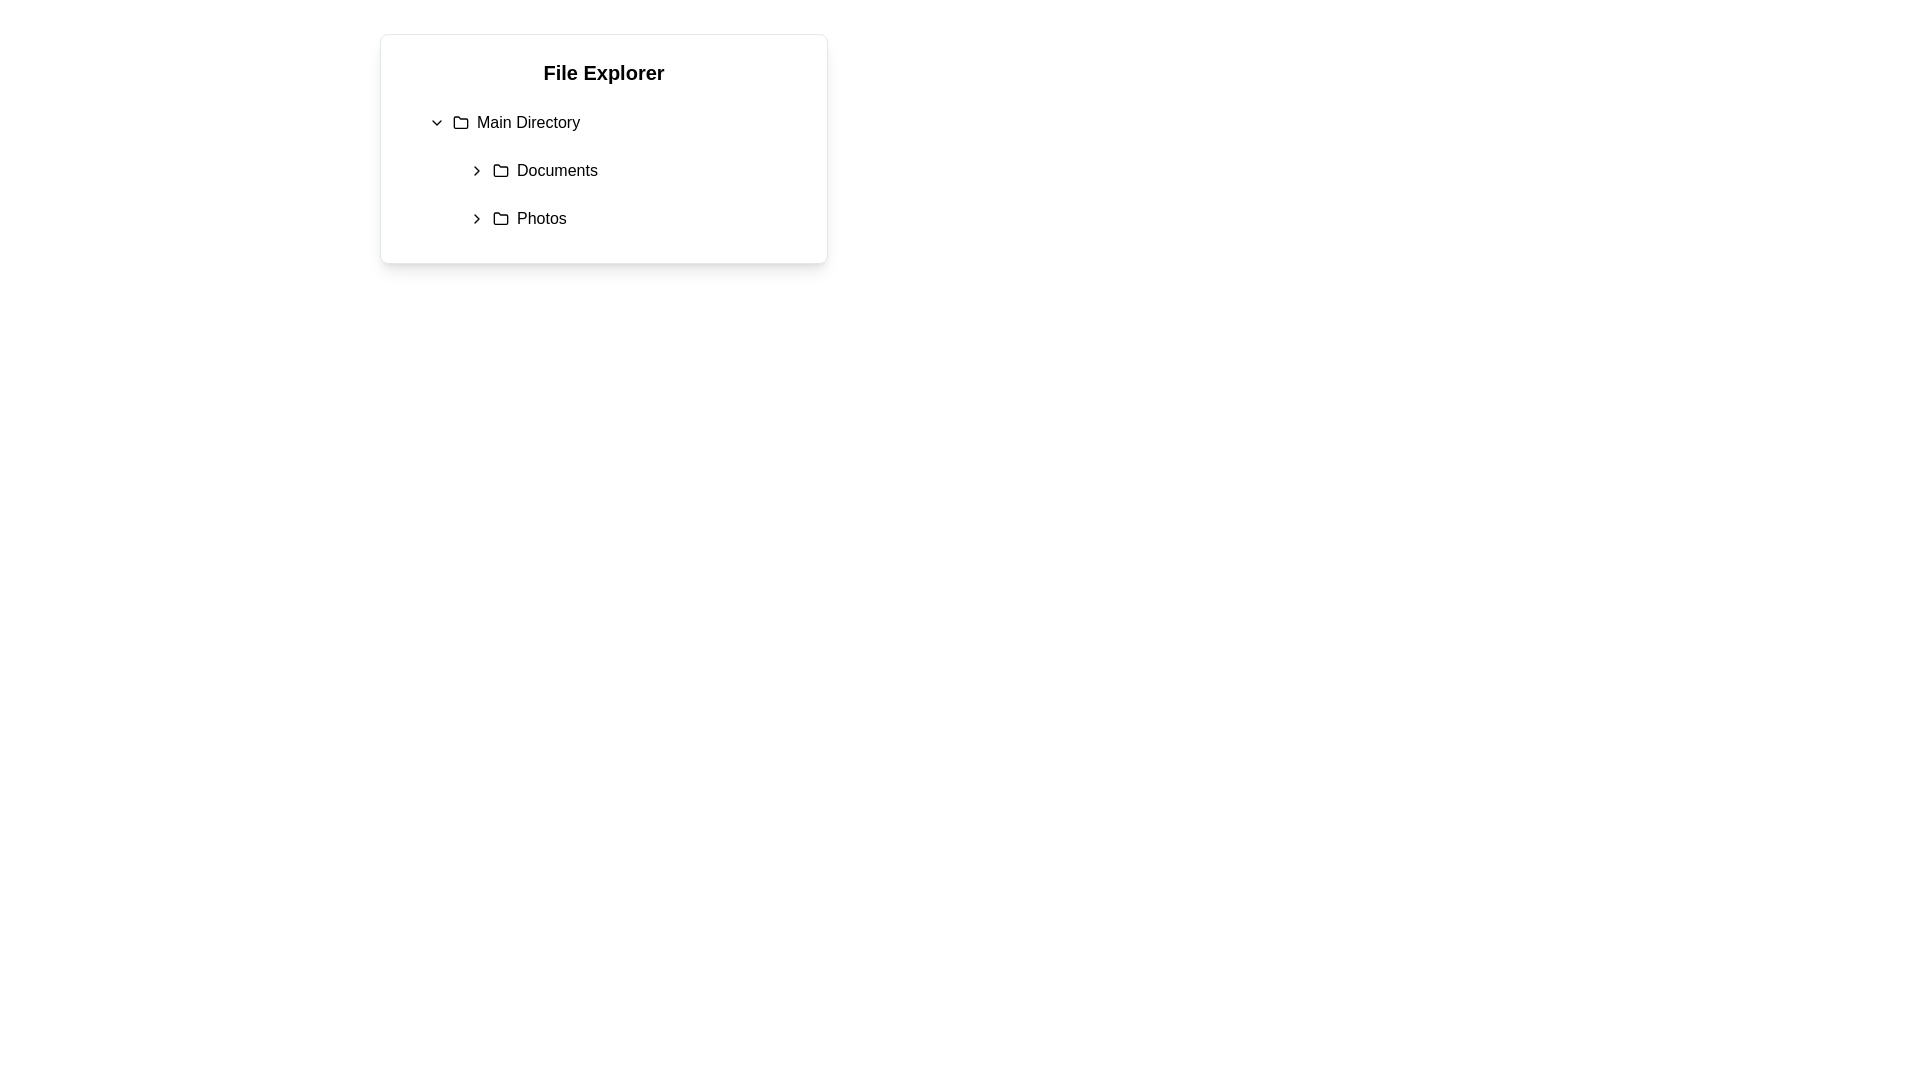 The image size is (1920, 1080). Describe the element at coordinates (500, 218) in the screenshot. I see `the folder icon adjacent to the 'Photos' label` at that location.